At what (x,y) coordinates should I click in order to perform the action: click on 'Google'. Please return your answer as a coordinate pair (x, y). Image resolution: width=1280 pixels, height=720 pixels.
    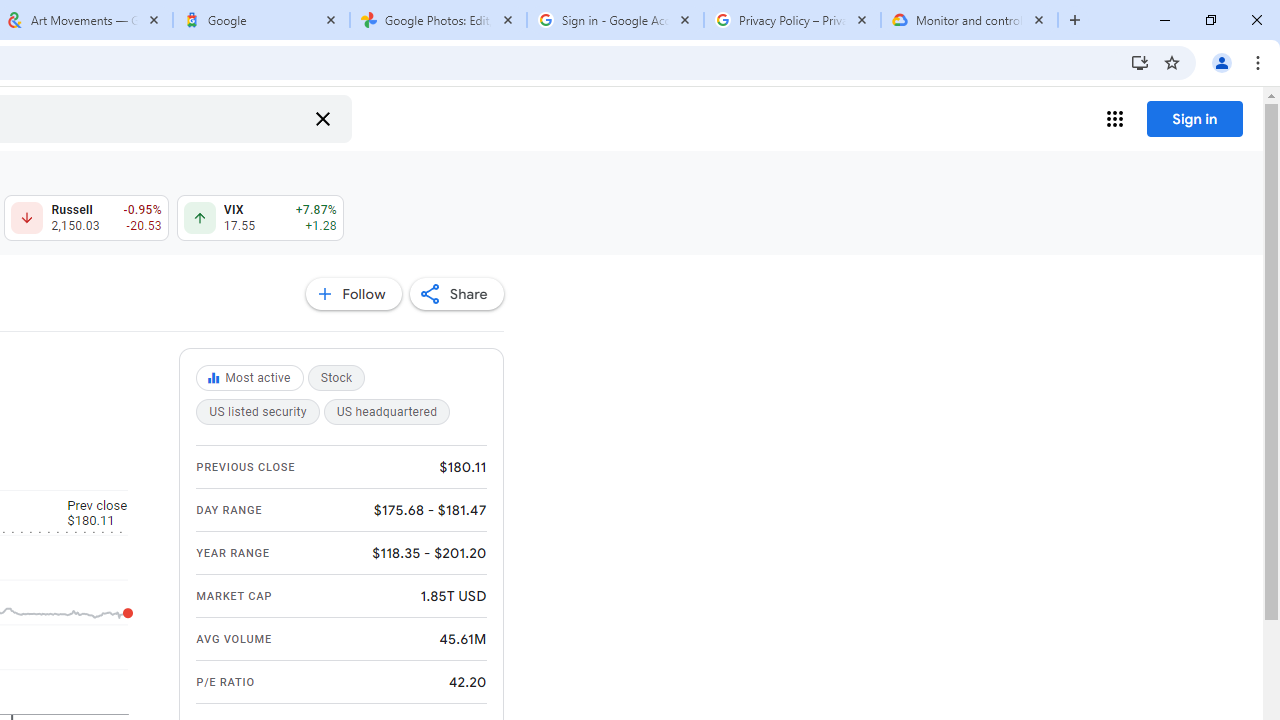
    Looking at the image, I should click on (260, 20).